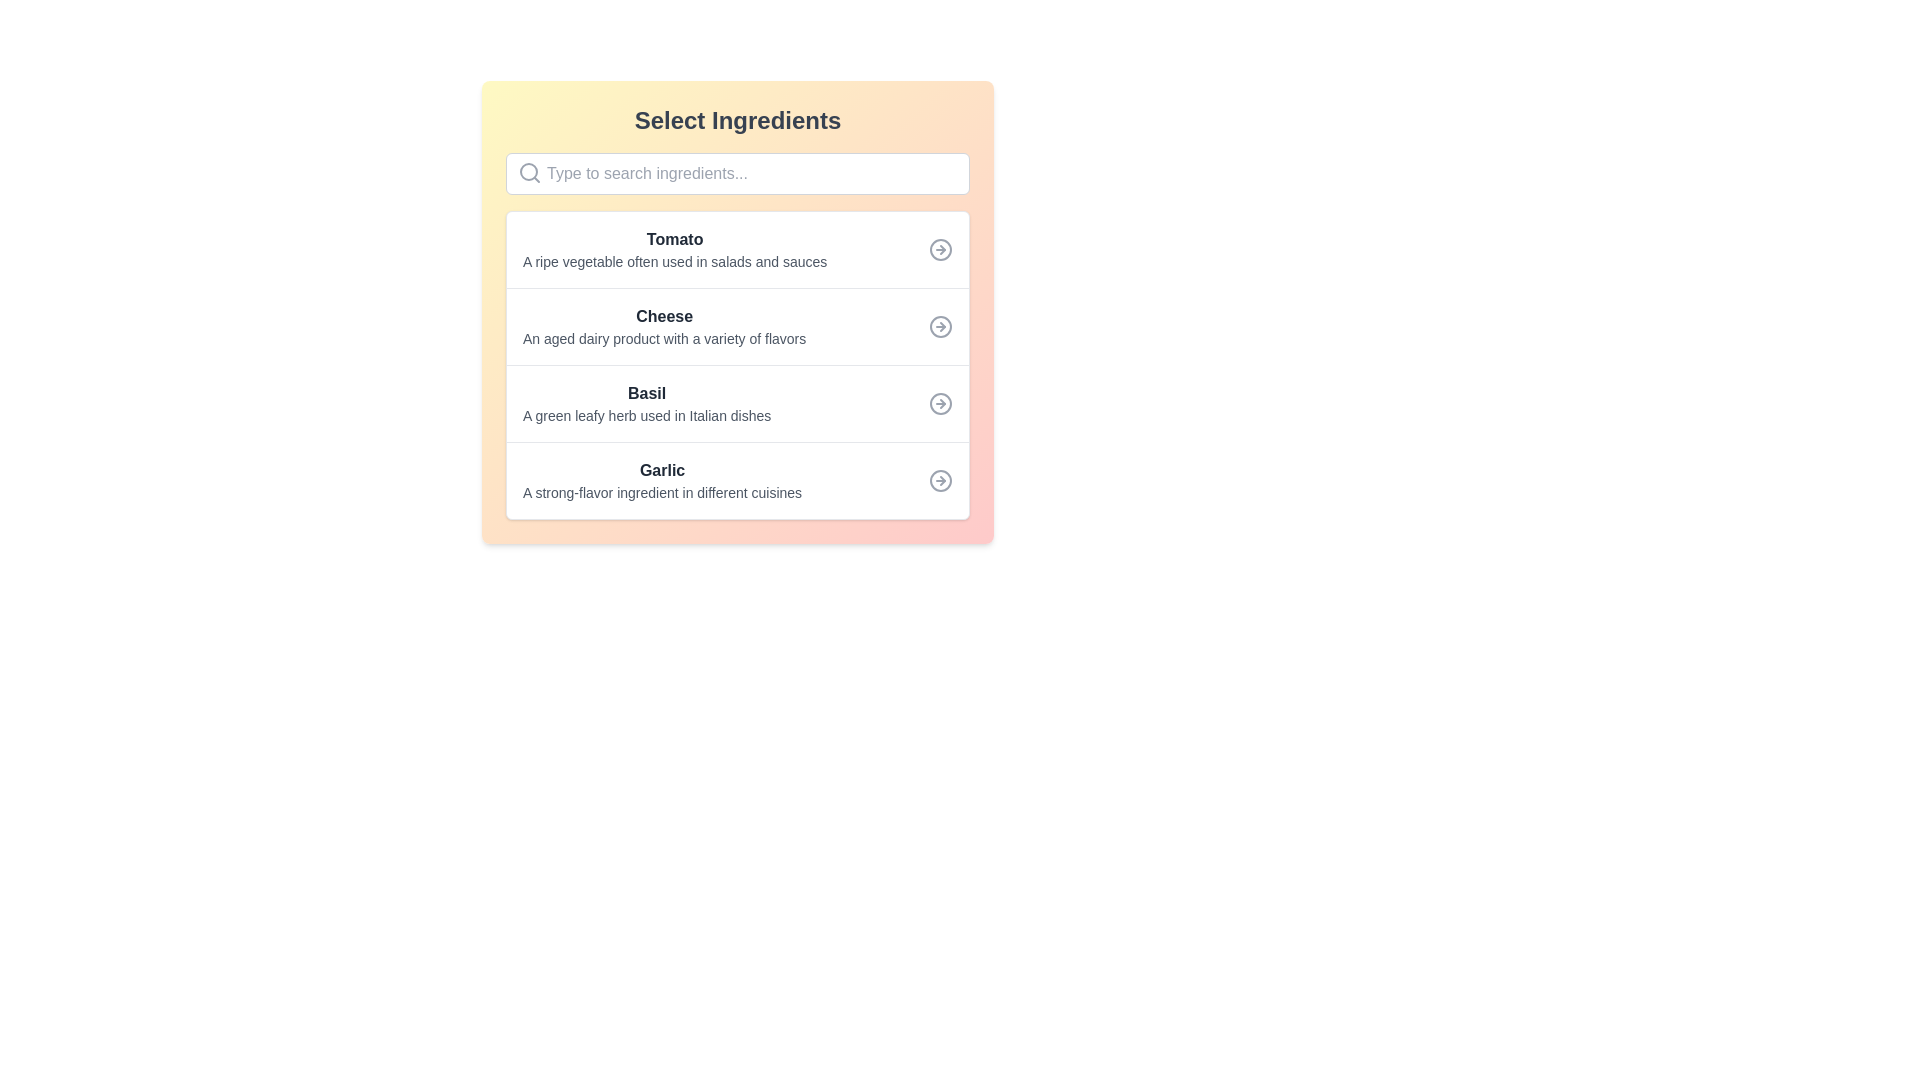 The width and height of the screenshot is (1920, 1080). Describe the element at coordinates (737, 479) in the screenshot. I see `the arrow icon on the fourth list item describing 'Garlic' in the 'Select Ingredients' panel` at that location.